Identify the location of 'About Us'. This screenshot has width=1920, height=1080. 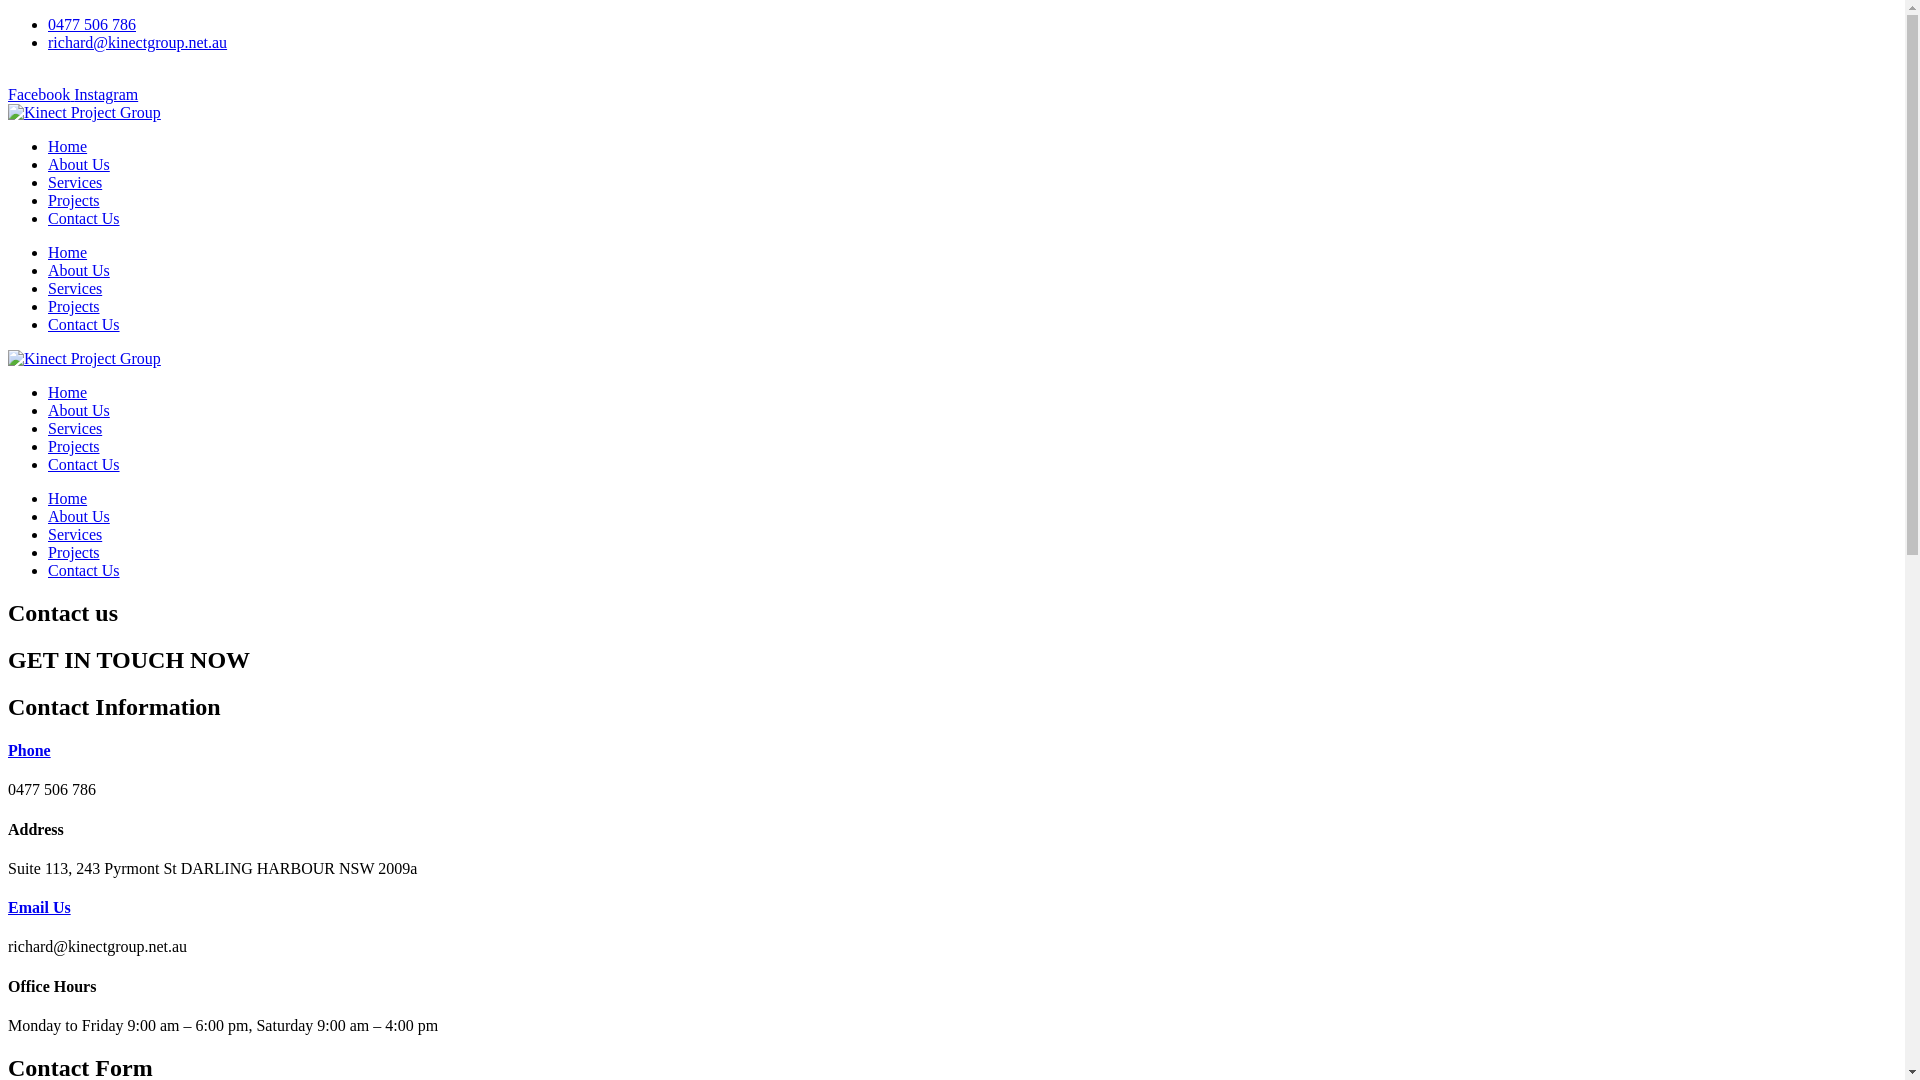
(78, 409).